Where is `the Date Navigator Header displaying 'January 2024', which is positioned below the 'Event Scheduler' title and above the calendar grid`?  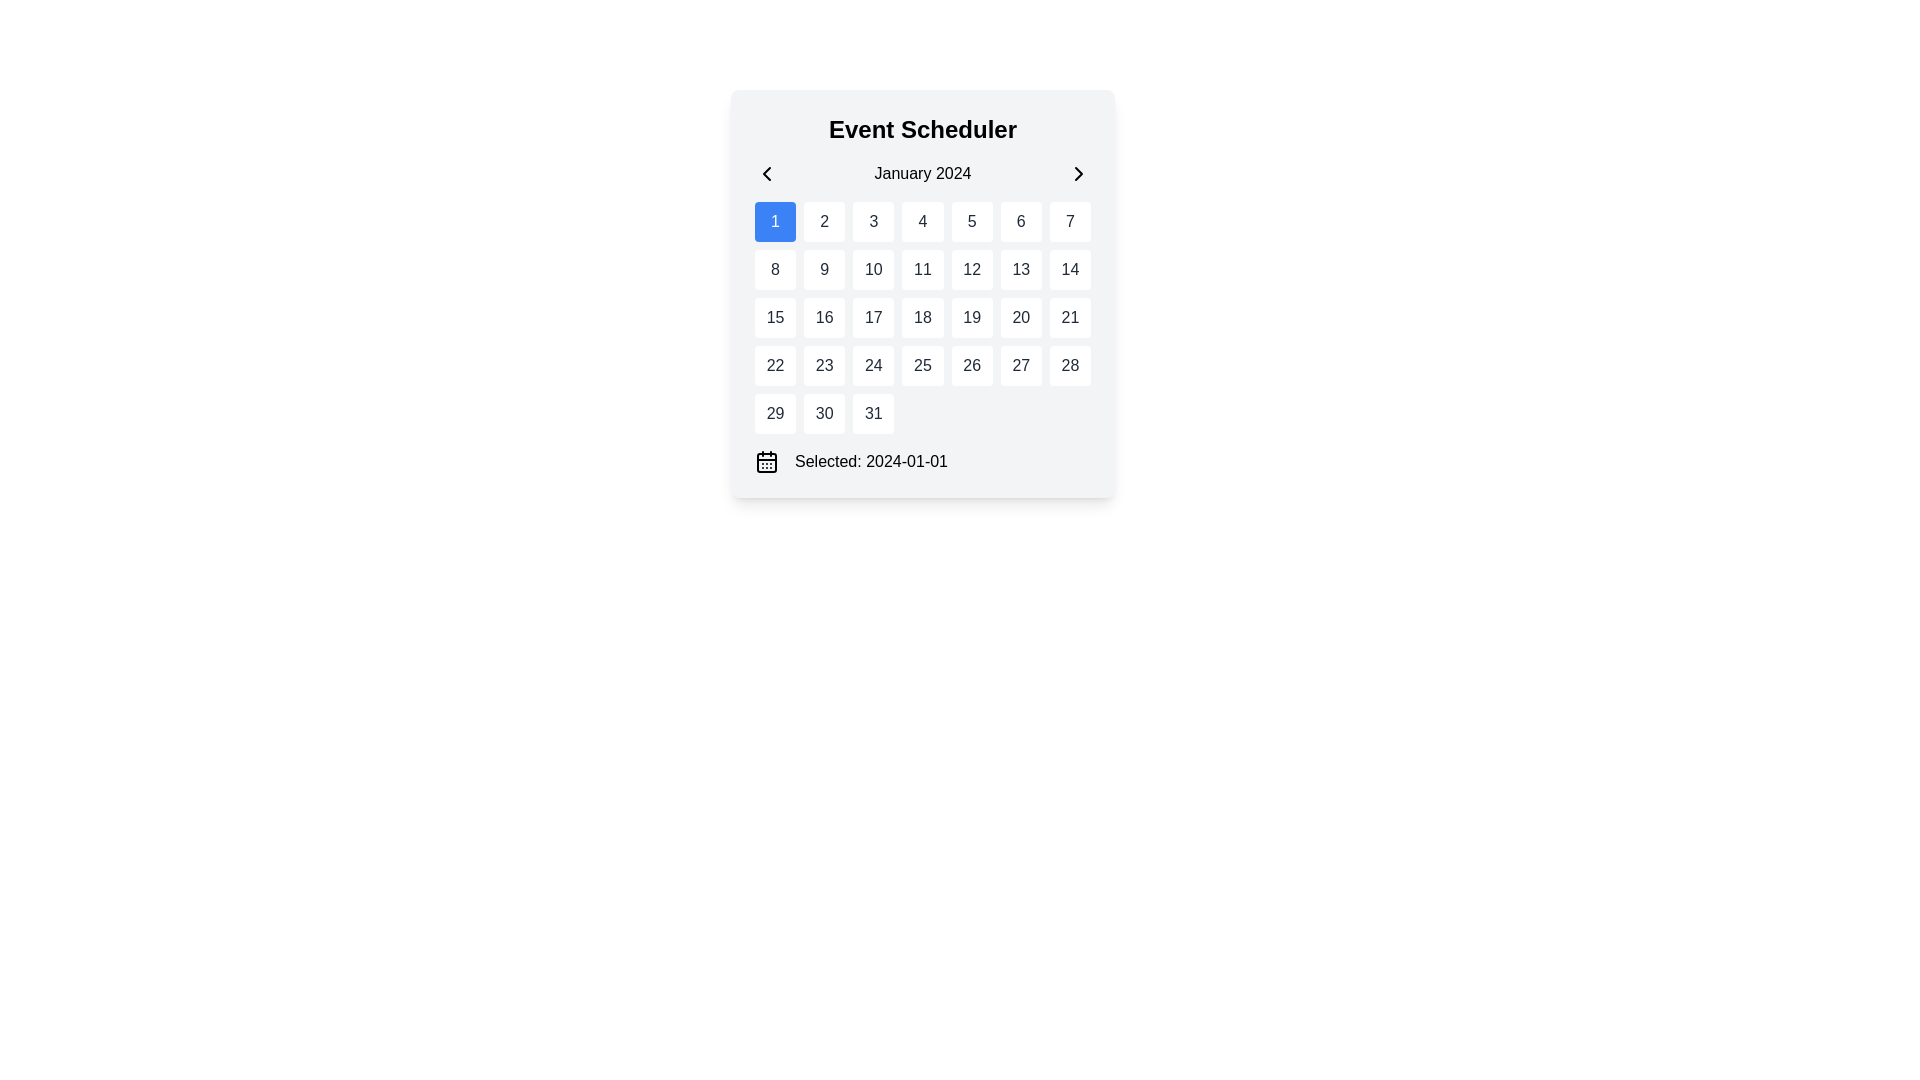 the Date Navigator Header displaying 'January 2024', which is positioned below the 'Event Scheduler' title and above the calendar grid is located at coordinates (921, 172).